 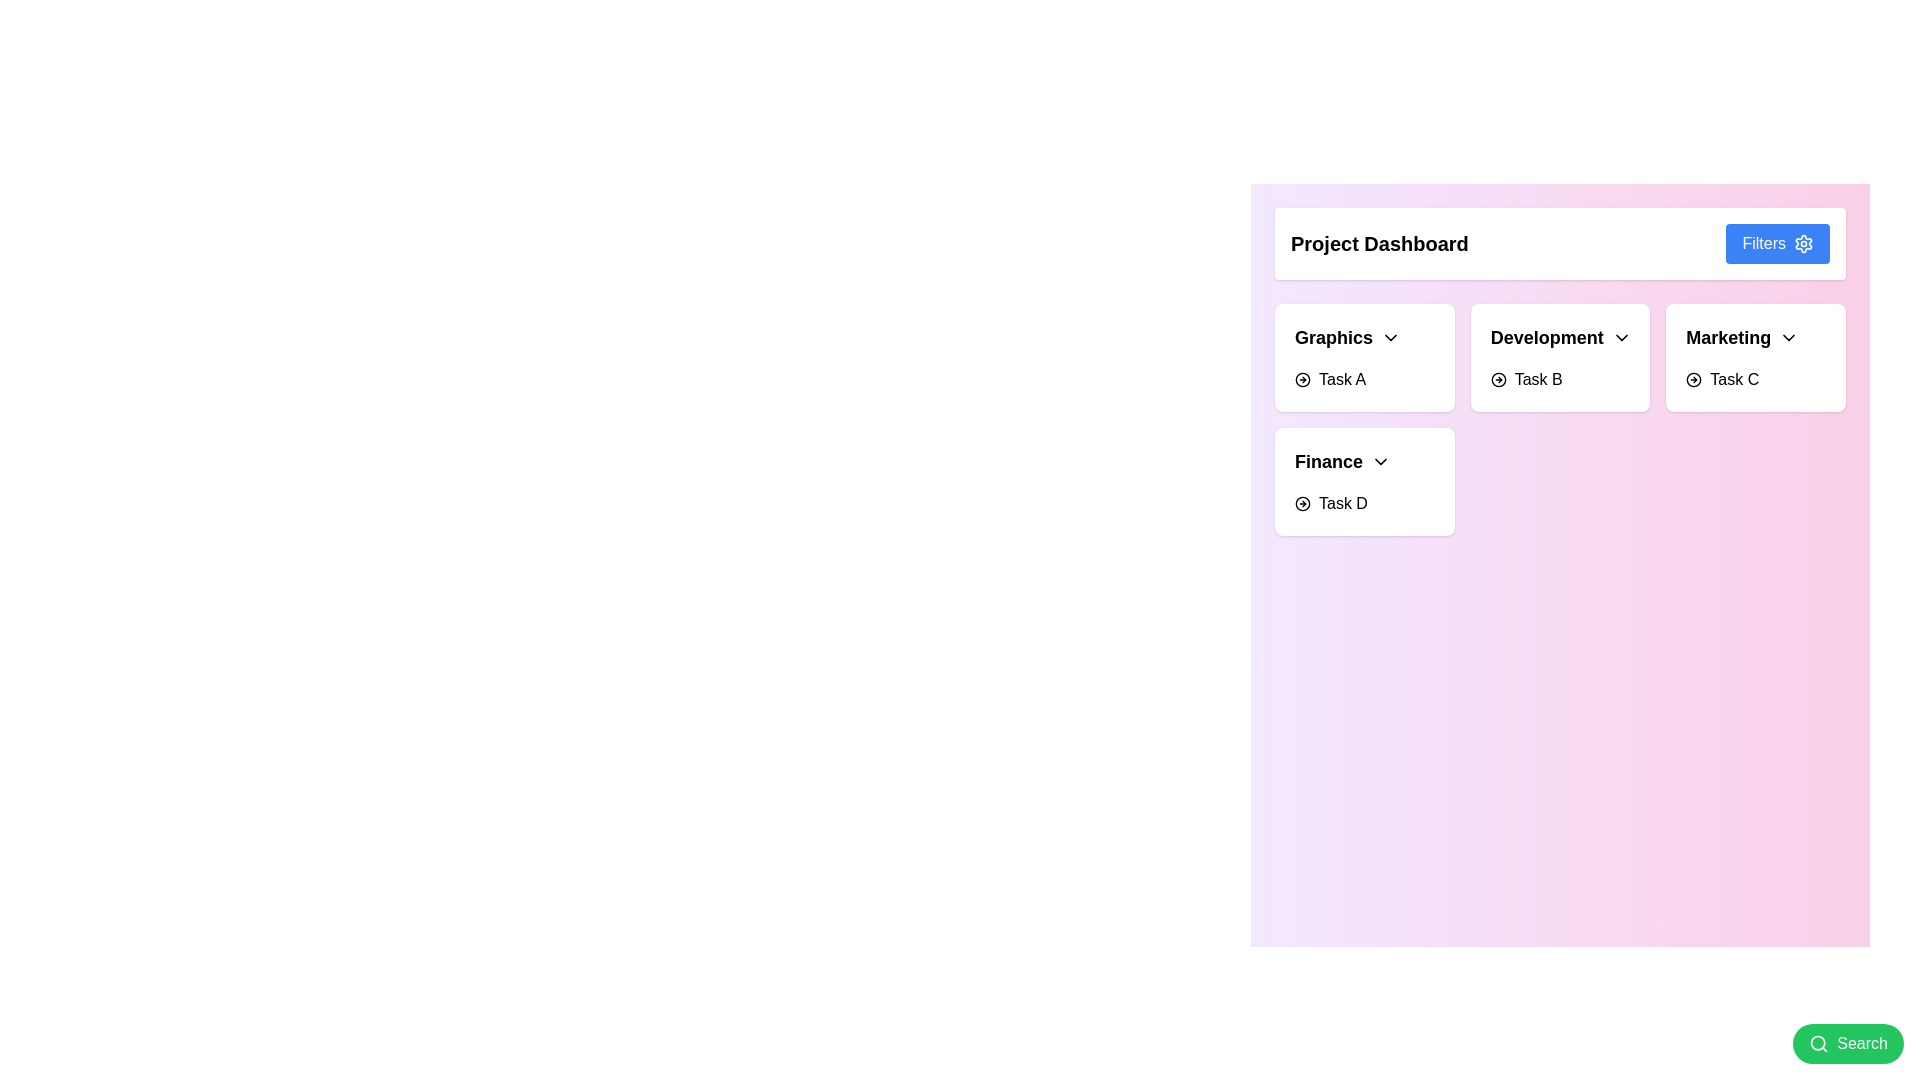 I want to click on the settings icon, which is a gear shape with a blue background located adjacent to the 'Filters' button in the Project Dashboard interface, so click(x=1804, y=242).